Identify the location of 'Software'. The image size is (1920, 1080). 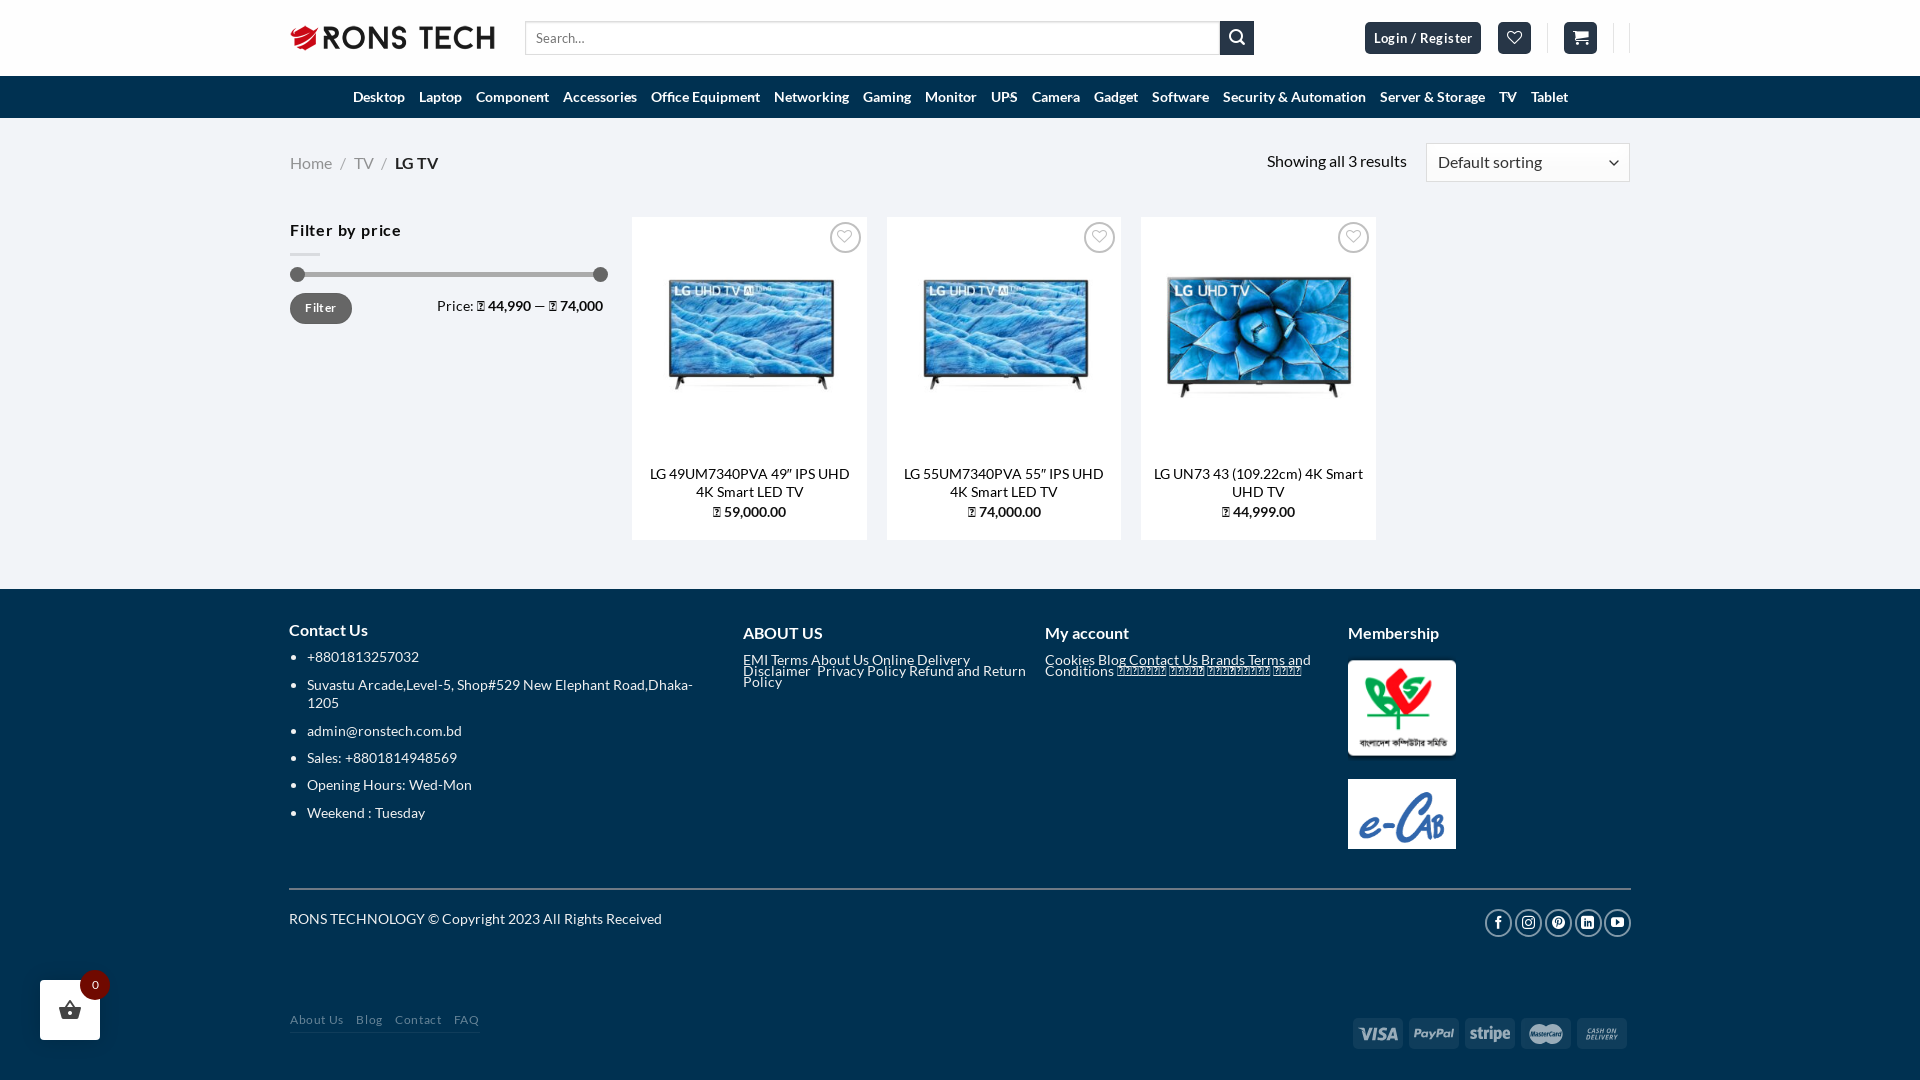
(1143, 96).